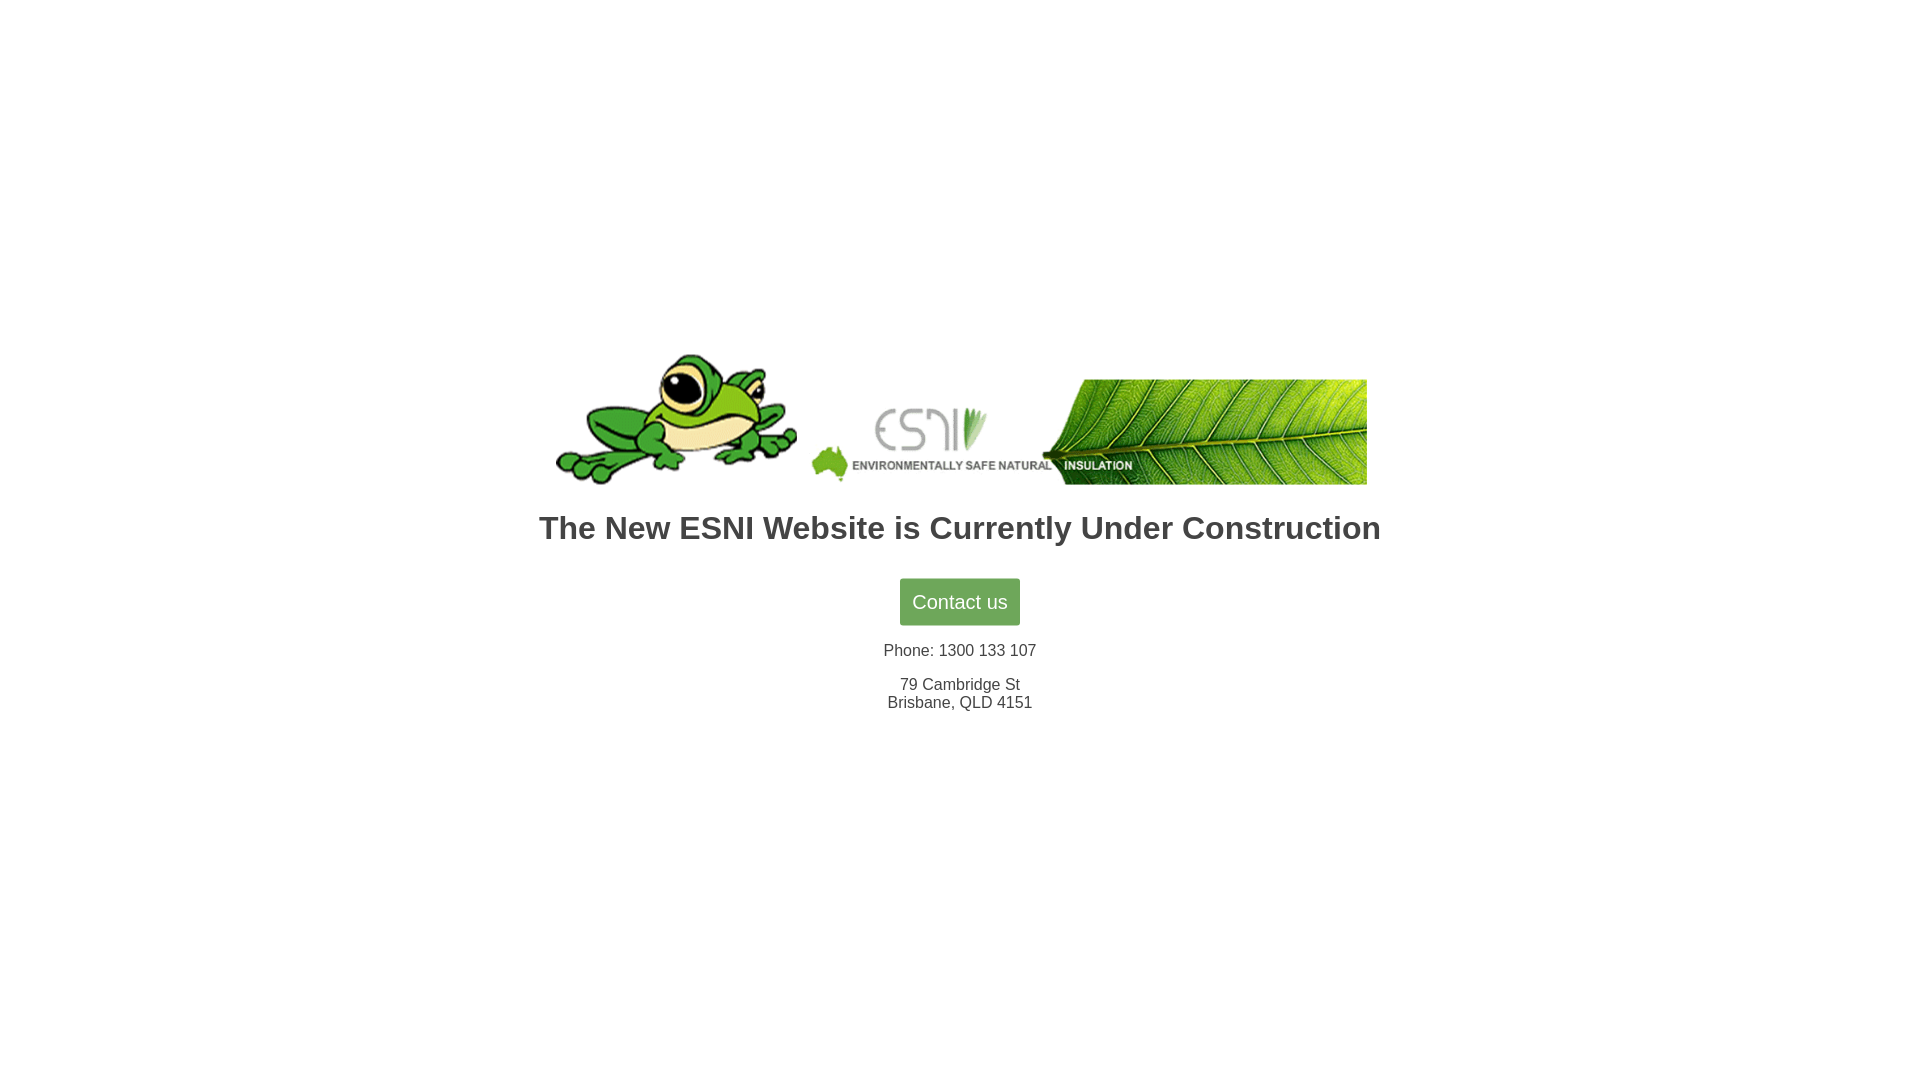 This screenshot has width=1920, height=1080. I want to click on 'Contact us', so click(960, 600).